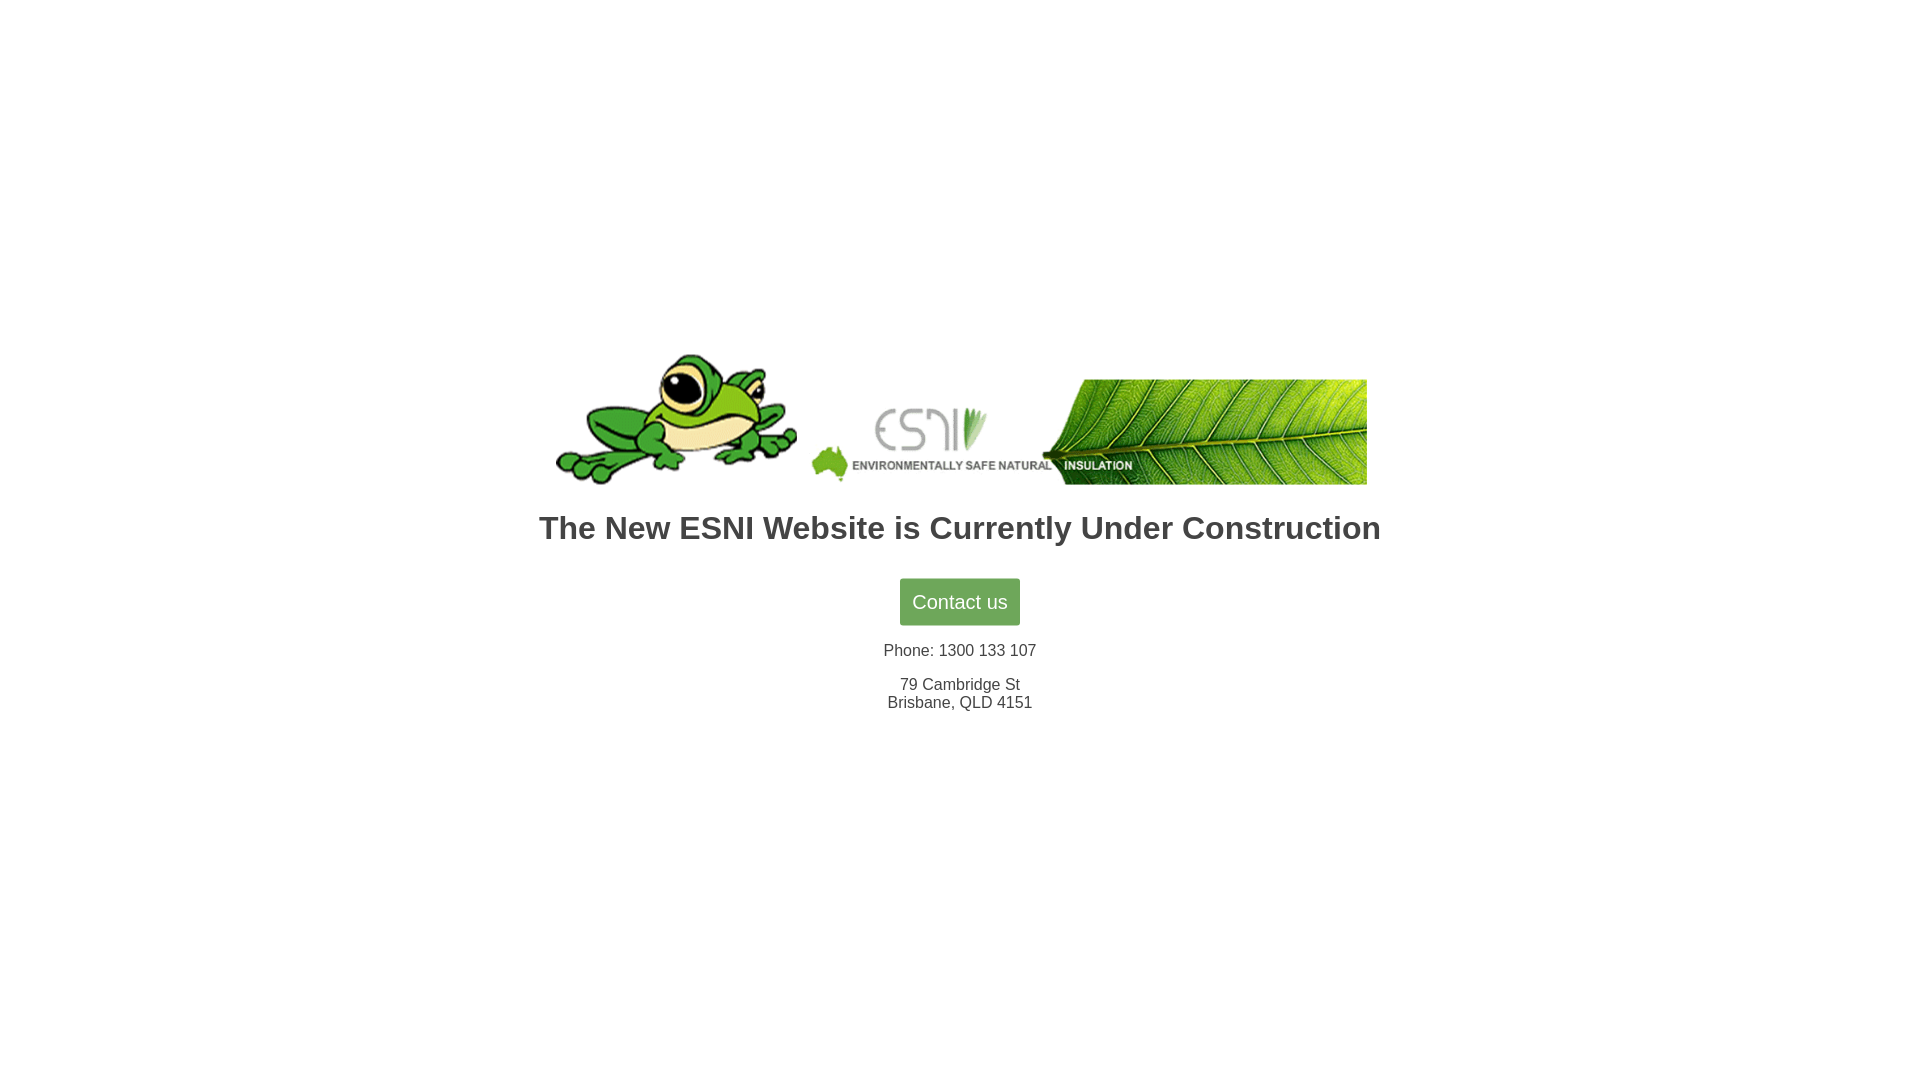 This screenshot has width=1920, height=1080. I want to click on 'Contact us', so click(960, 600).